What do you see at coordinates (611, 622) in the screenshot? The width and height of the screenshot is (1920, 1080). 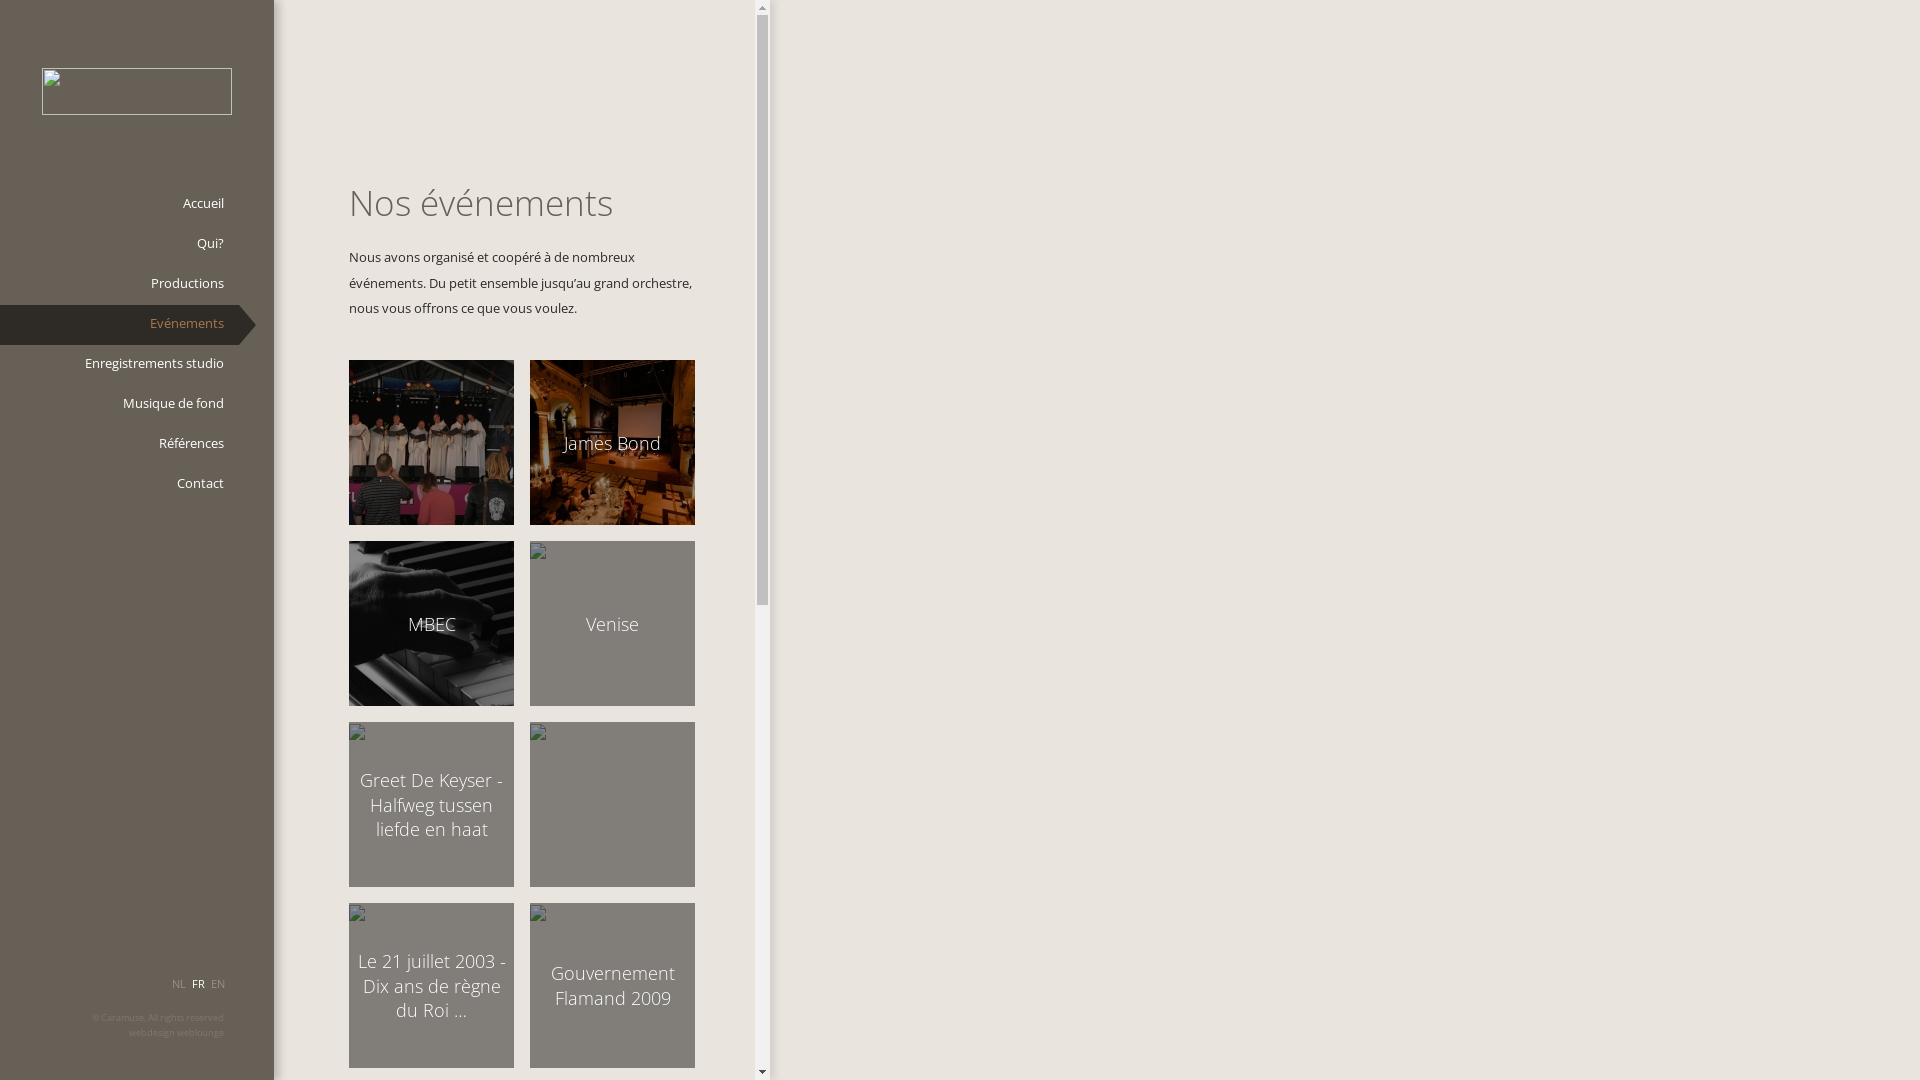 I see `'Venise'` at bounding box center [611, 622].